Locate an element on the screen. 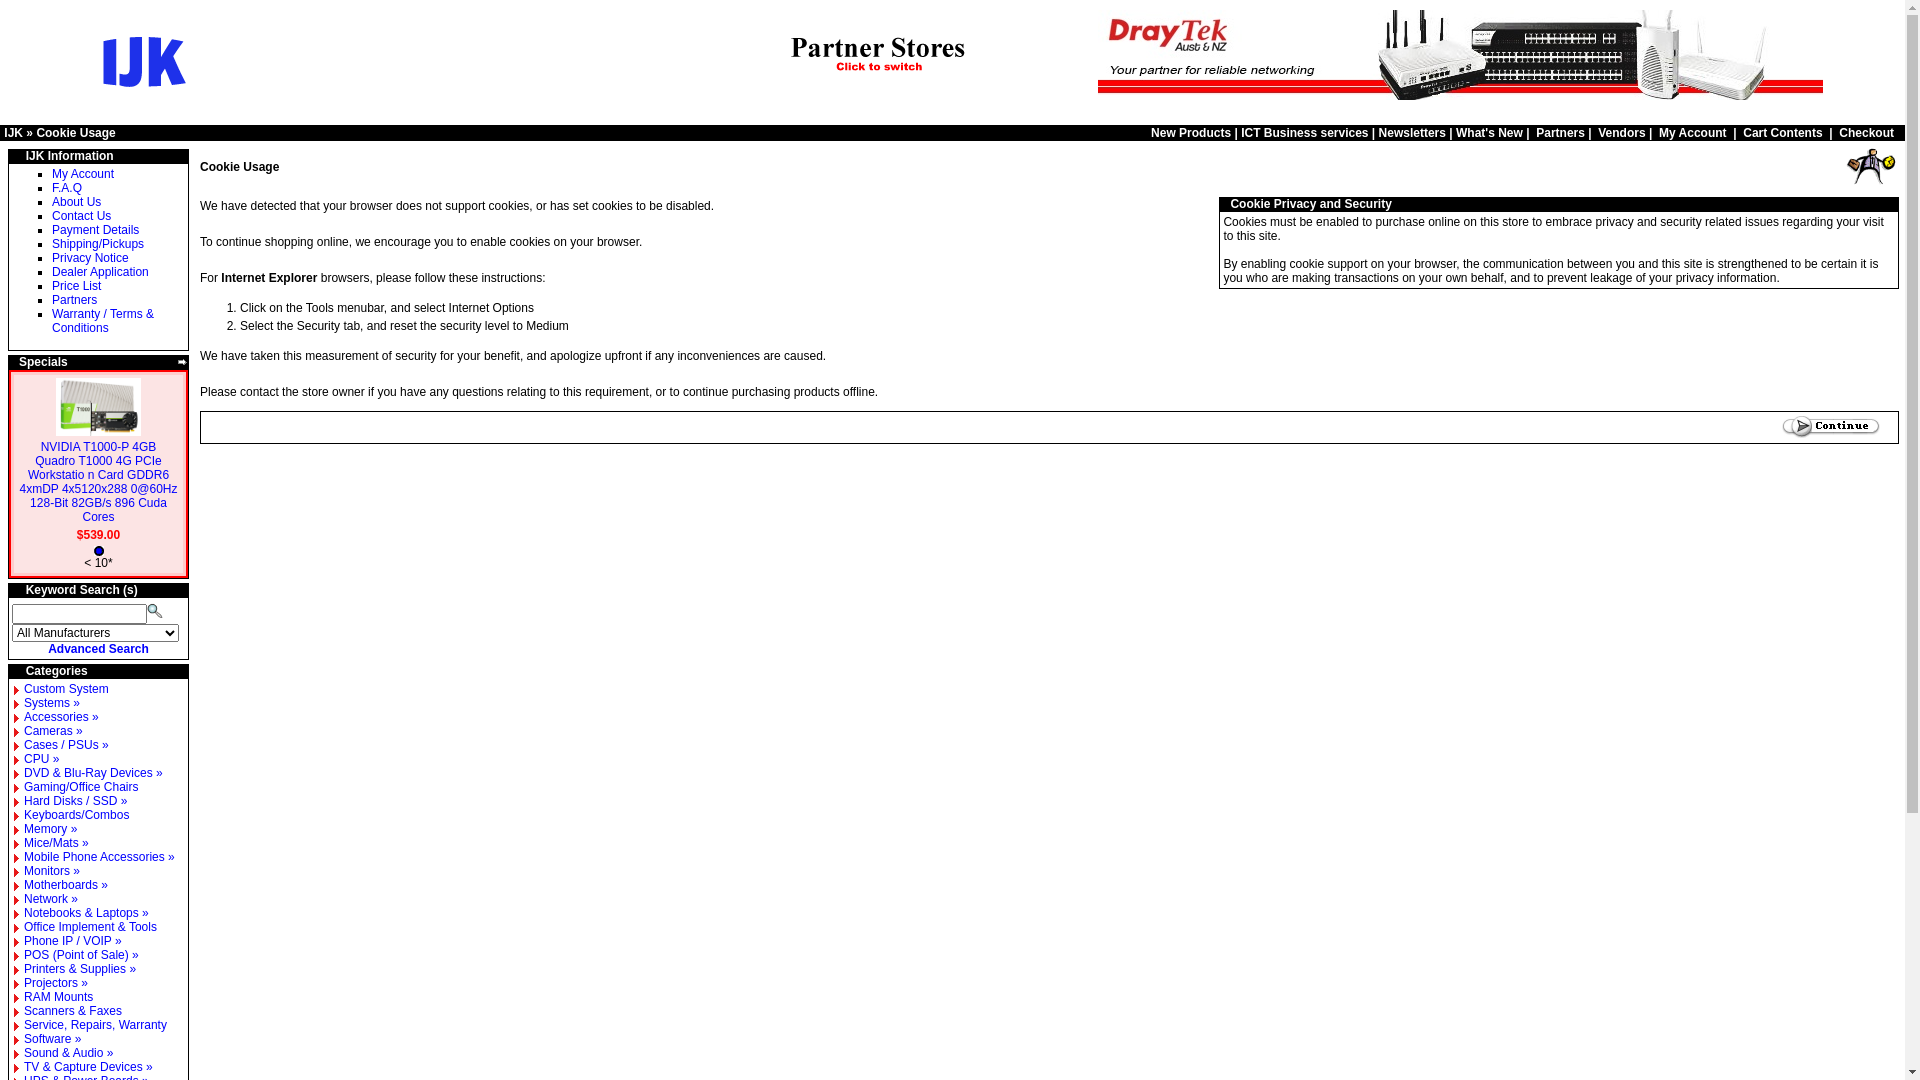 The image size is (1920, 1080). 'Contact Us' is located at coordinates (80, 216).